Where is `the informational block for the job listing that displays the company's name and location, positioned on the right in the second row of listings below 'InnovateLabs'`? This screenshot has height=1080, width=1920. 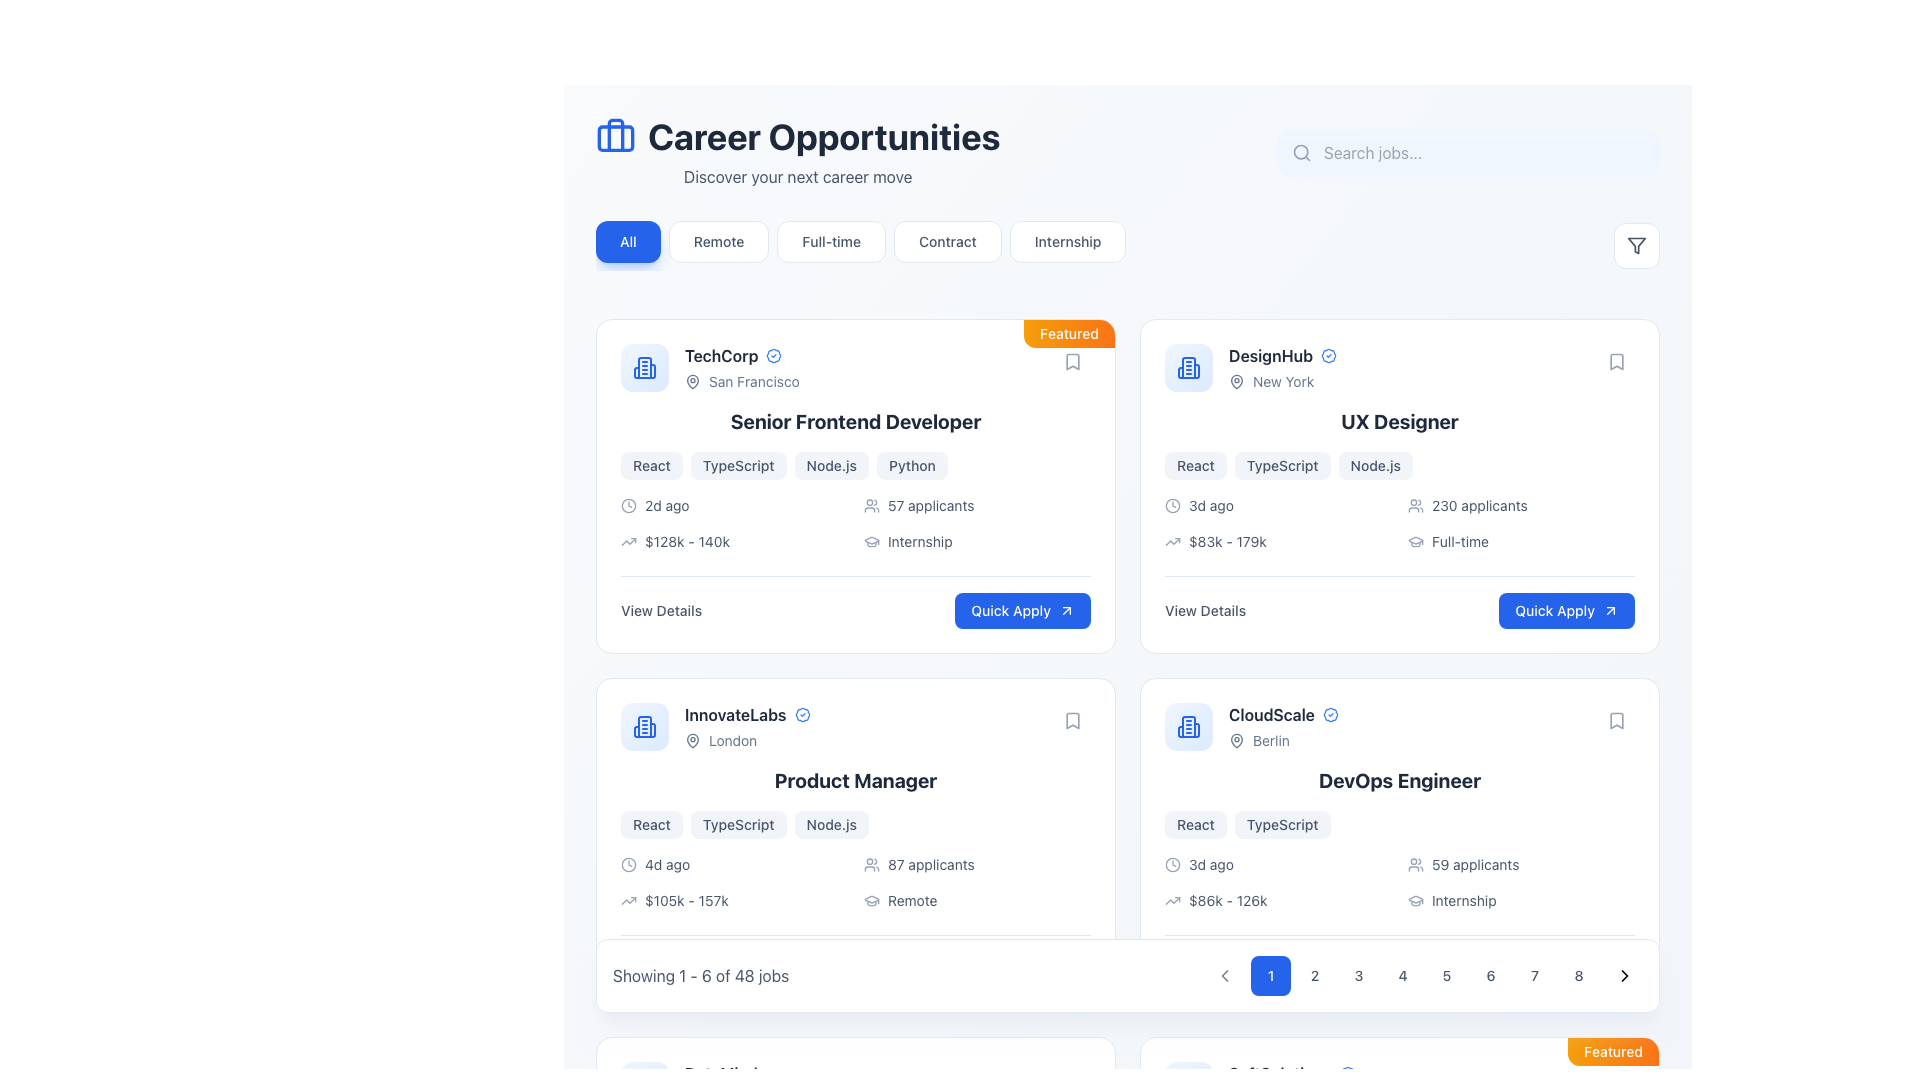 the informational block for the job listing that displays the company's name and location, positioned on the right in the second row of listings below 'InnovateLabs' is located at coordinates (1251, 726).